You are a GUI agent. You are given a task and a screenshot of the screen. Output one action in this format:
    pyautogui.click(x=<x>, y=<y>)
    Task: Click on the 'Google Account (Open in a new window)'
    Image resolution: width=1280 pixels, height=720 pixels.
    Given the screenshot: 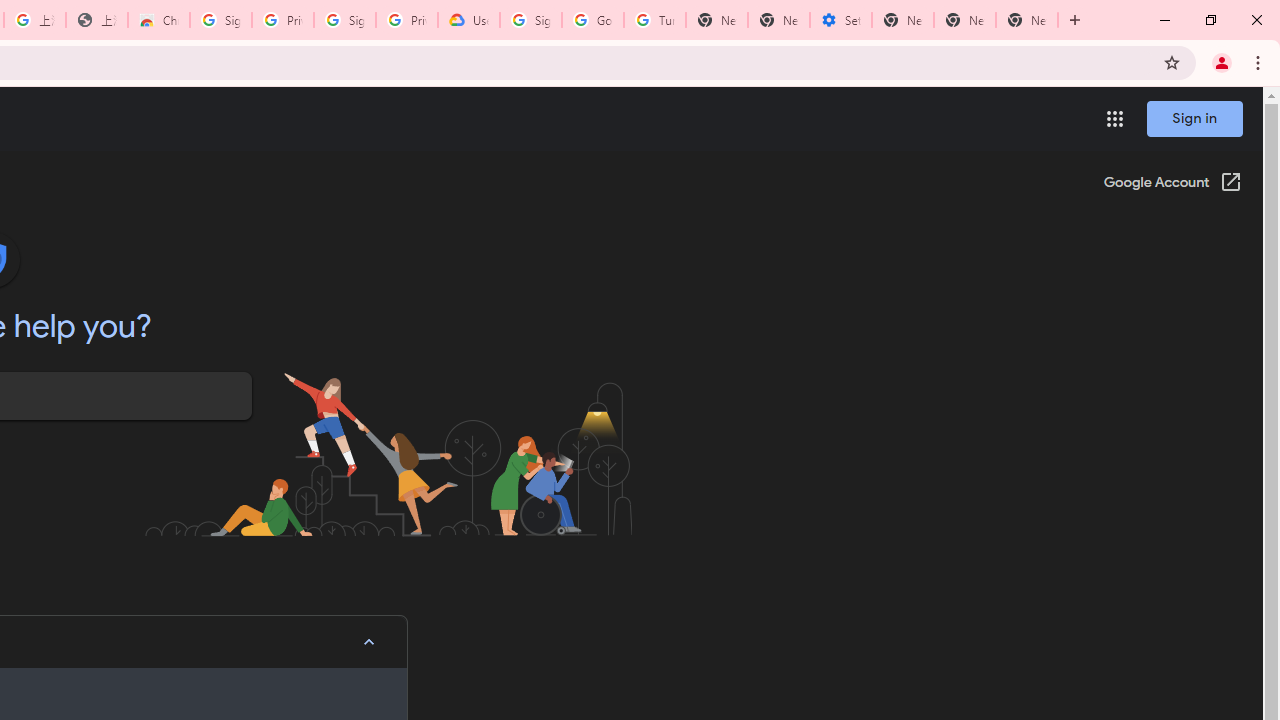 What is the action you would take?
    pyautogui.click(x=1173, y=183)
    